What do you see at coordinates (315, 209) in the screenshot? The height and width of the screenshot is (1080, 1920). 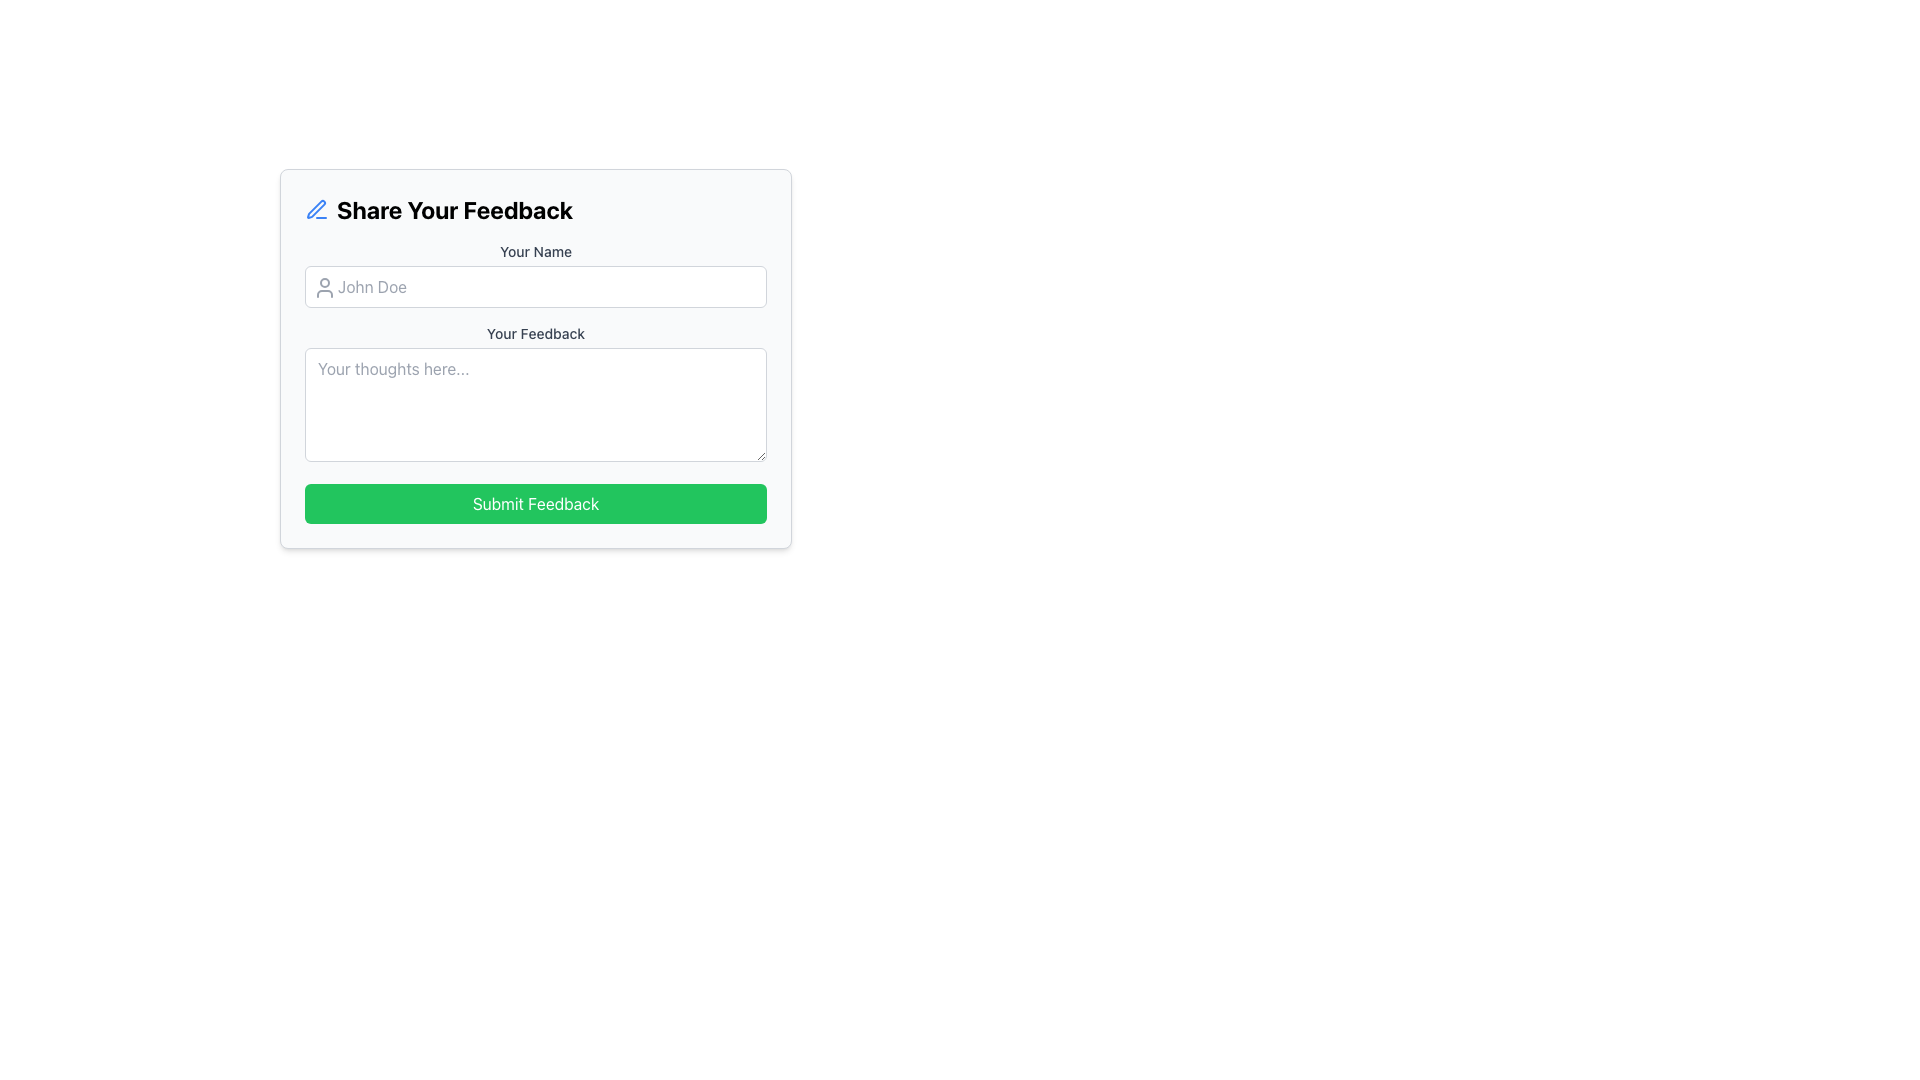 I see `the decorative graphic element of the pen icon next to the 'Share Your Feedback' text in the feedback panel` at bounding box center [315, 209].